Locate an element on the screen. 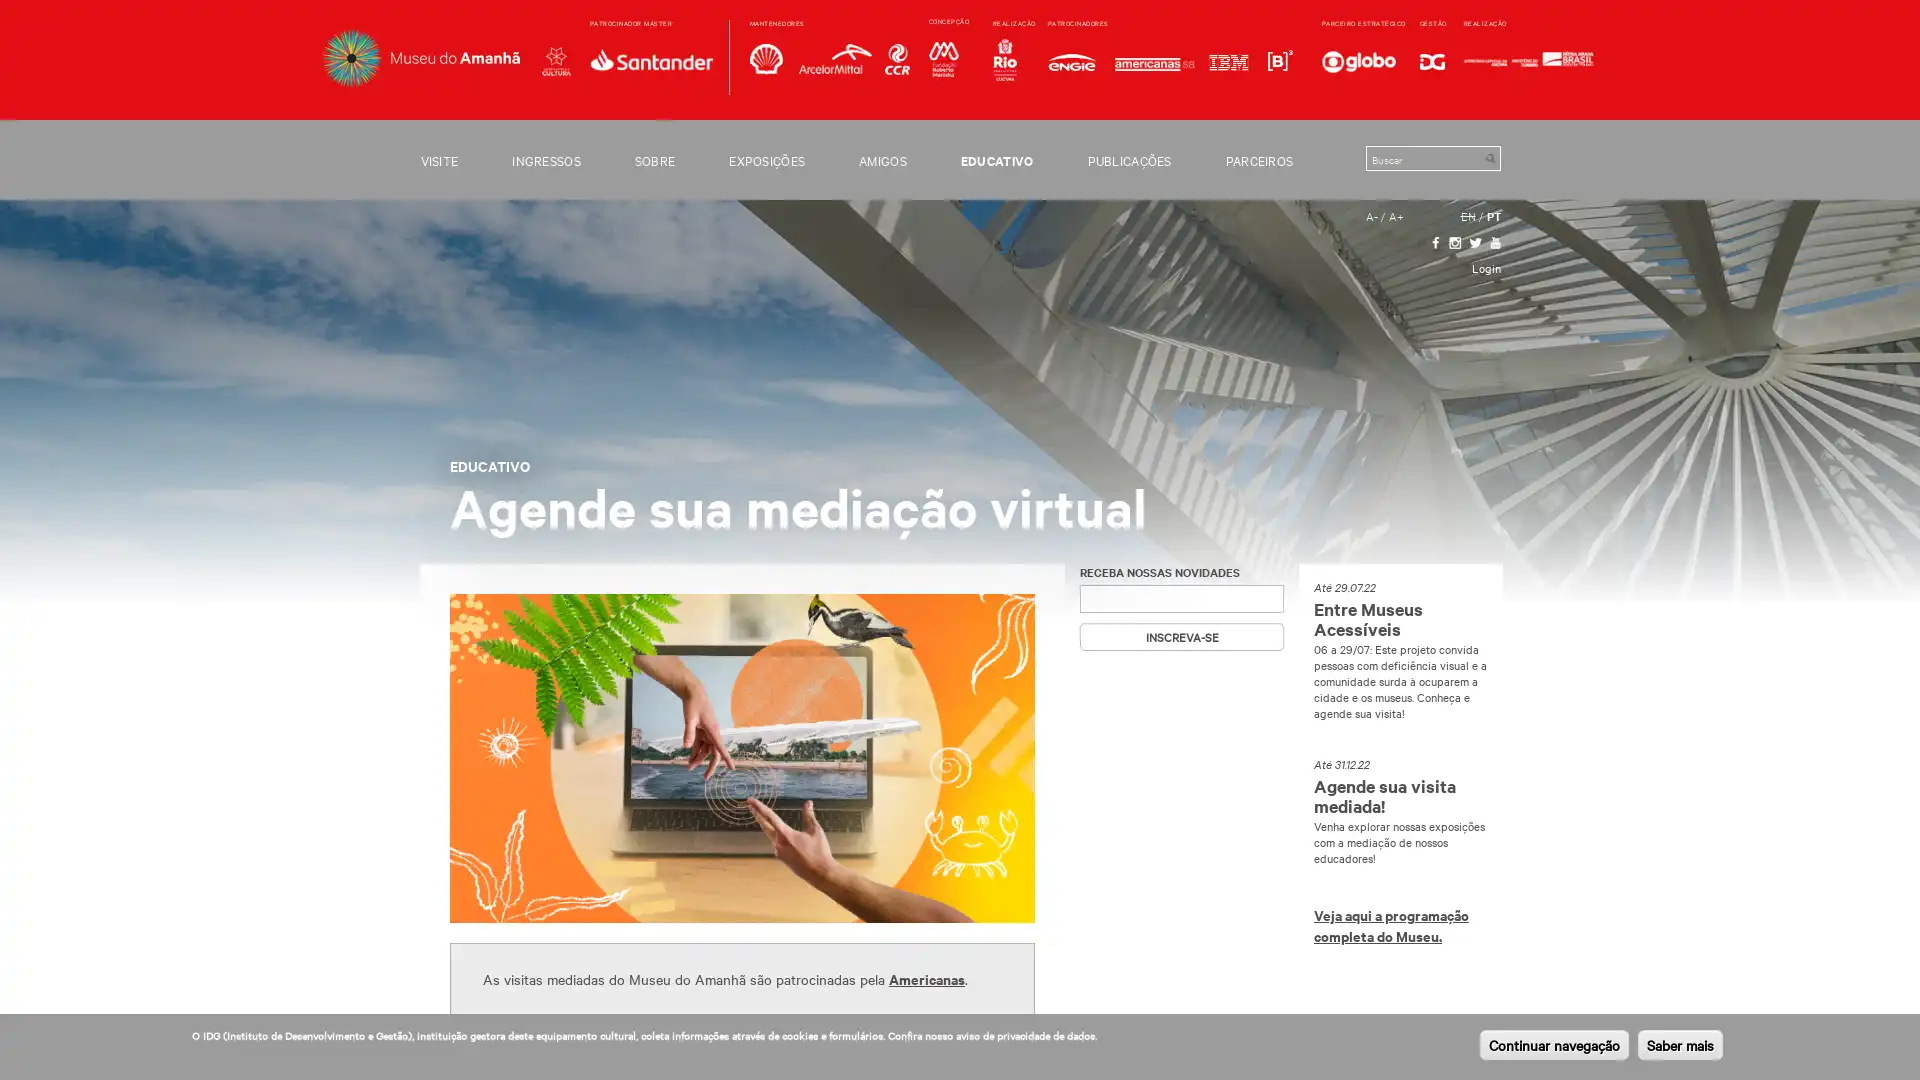  Inscreva-se is located at coordinates (1181, 636).